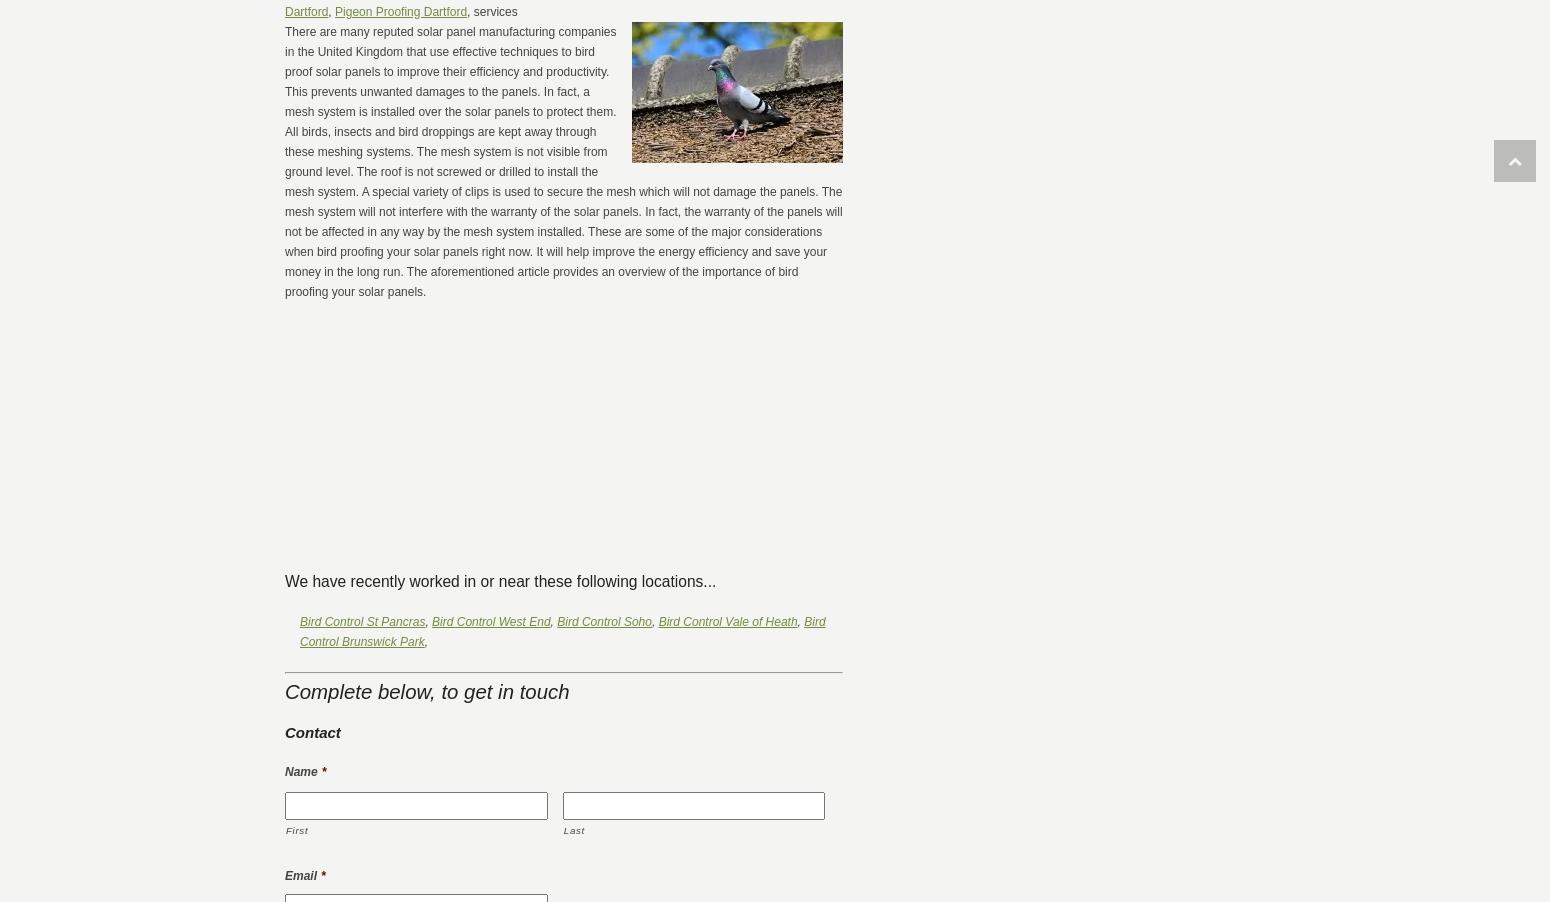  What do you see at coordinates (311, 731) in the screenshot?
I see `'Contact'` at bounding box center [311, 731].